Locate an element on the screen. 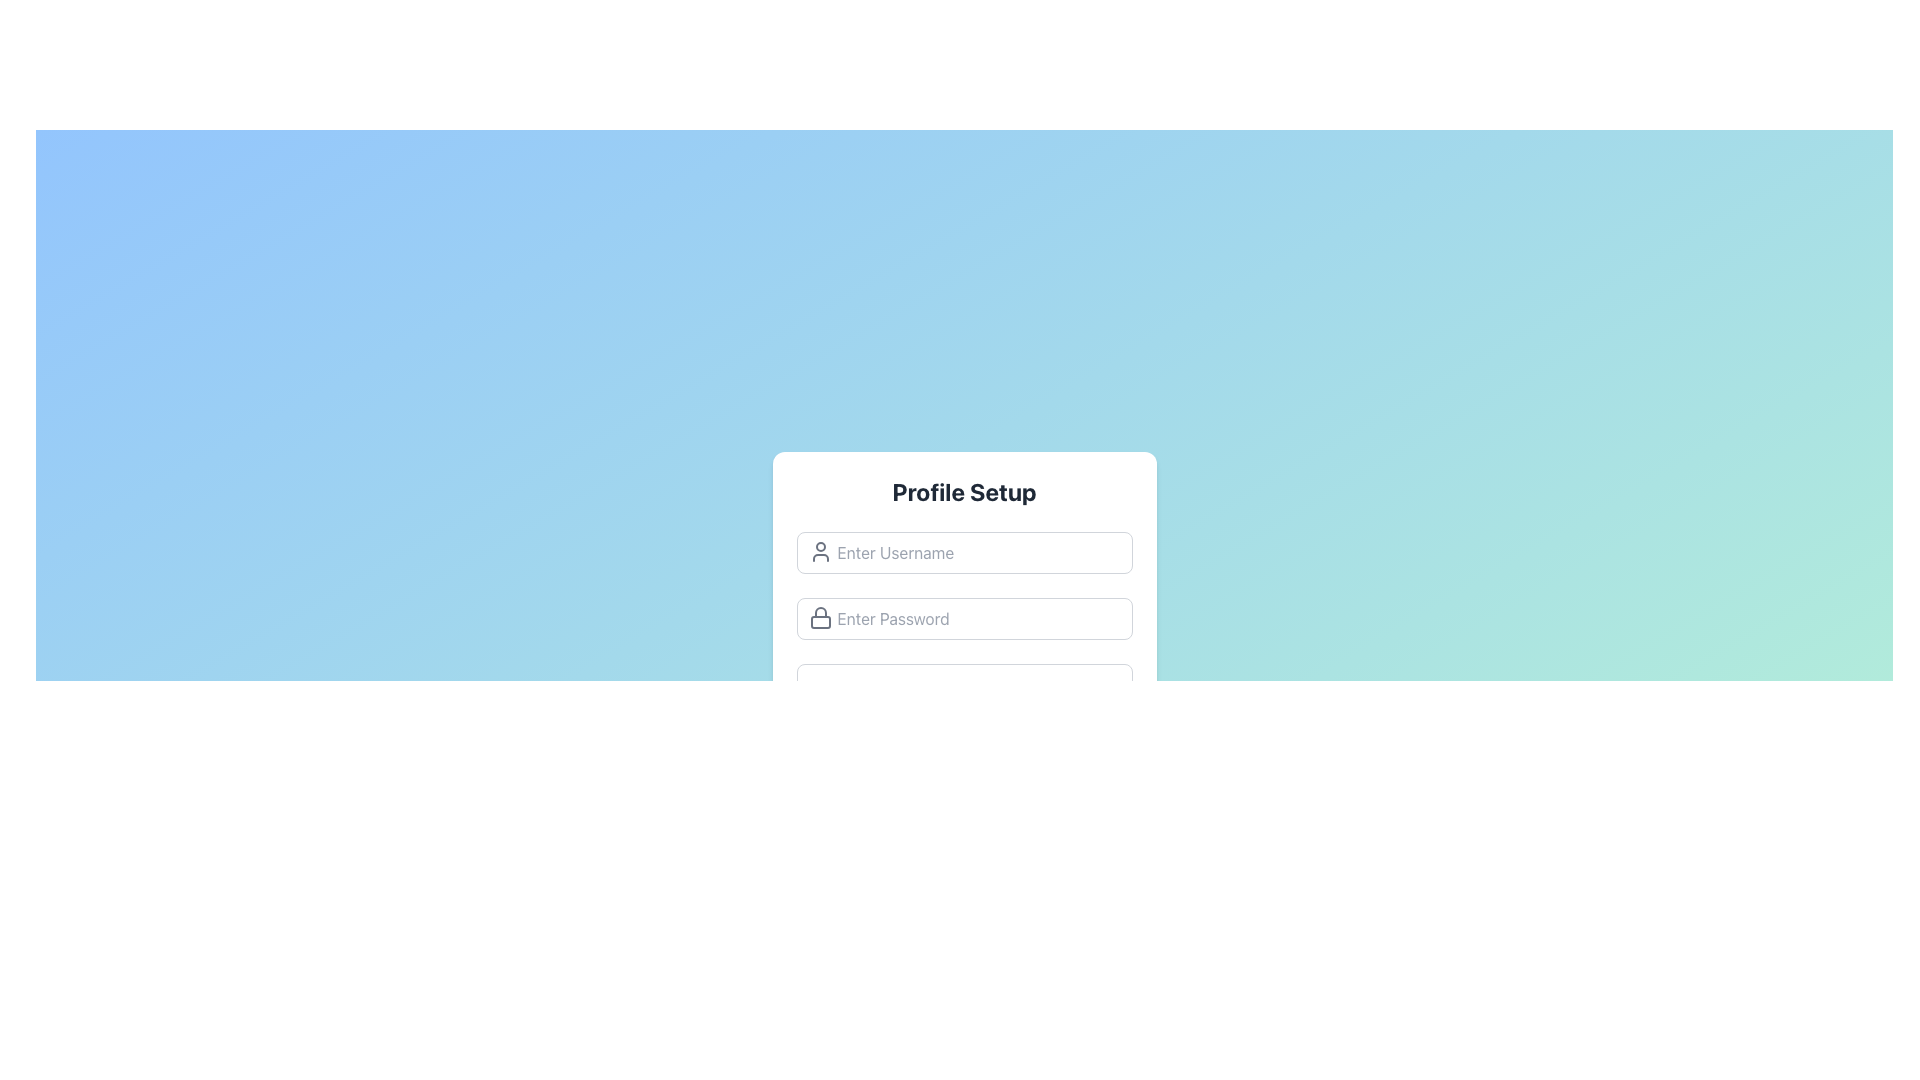 The height and width of the screenshot is (1080, 1920). the heading element styled with bold, large-sized, gray text reading 'Profile Setup', which is centrally aligned and positioned above other form input fields is located at coordinates (964, 492).